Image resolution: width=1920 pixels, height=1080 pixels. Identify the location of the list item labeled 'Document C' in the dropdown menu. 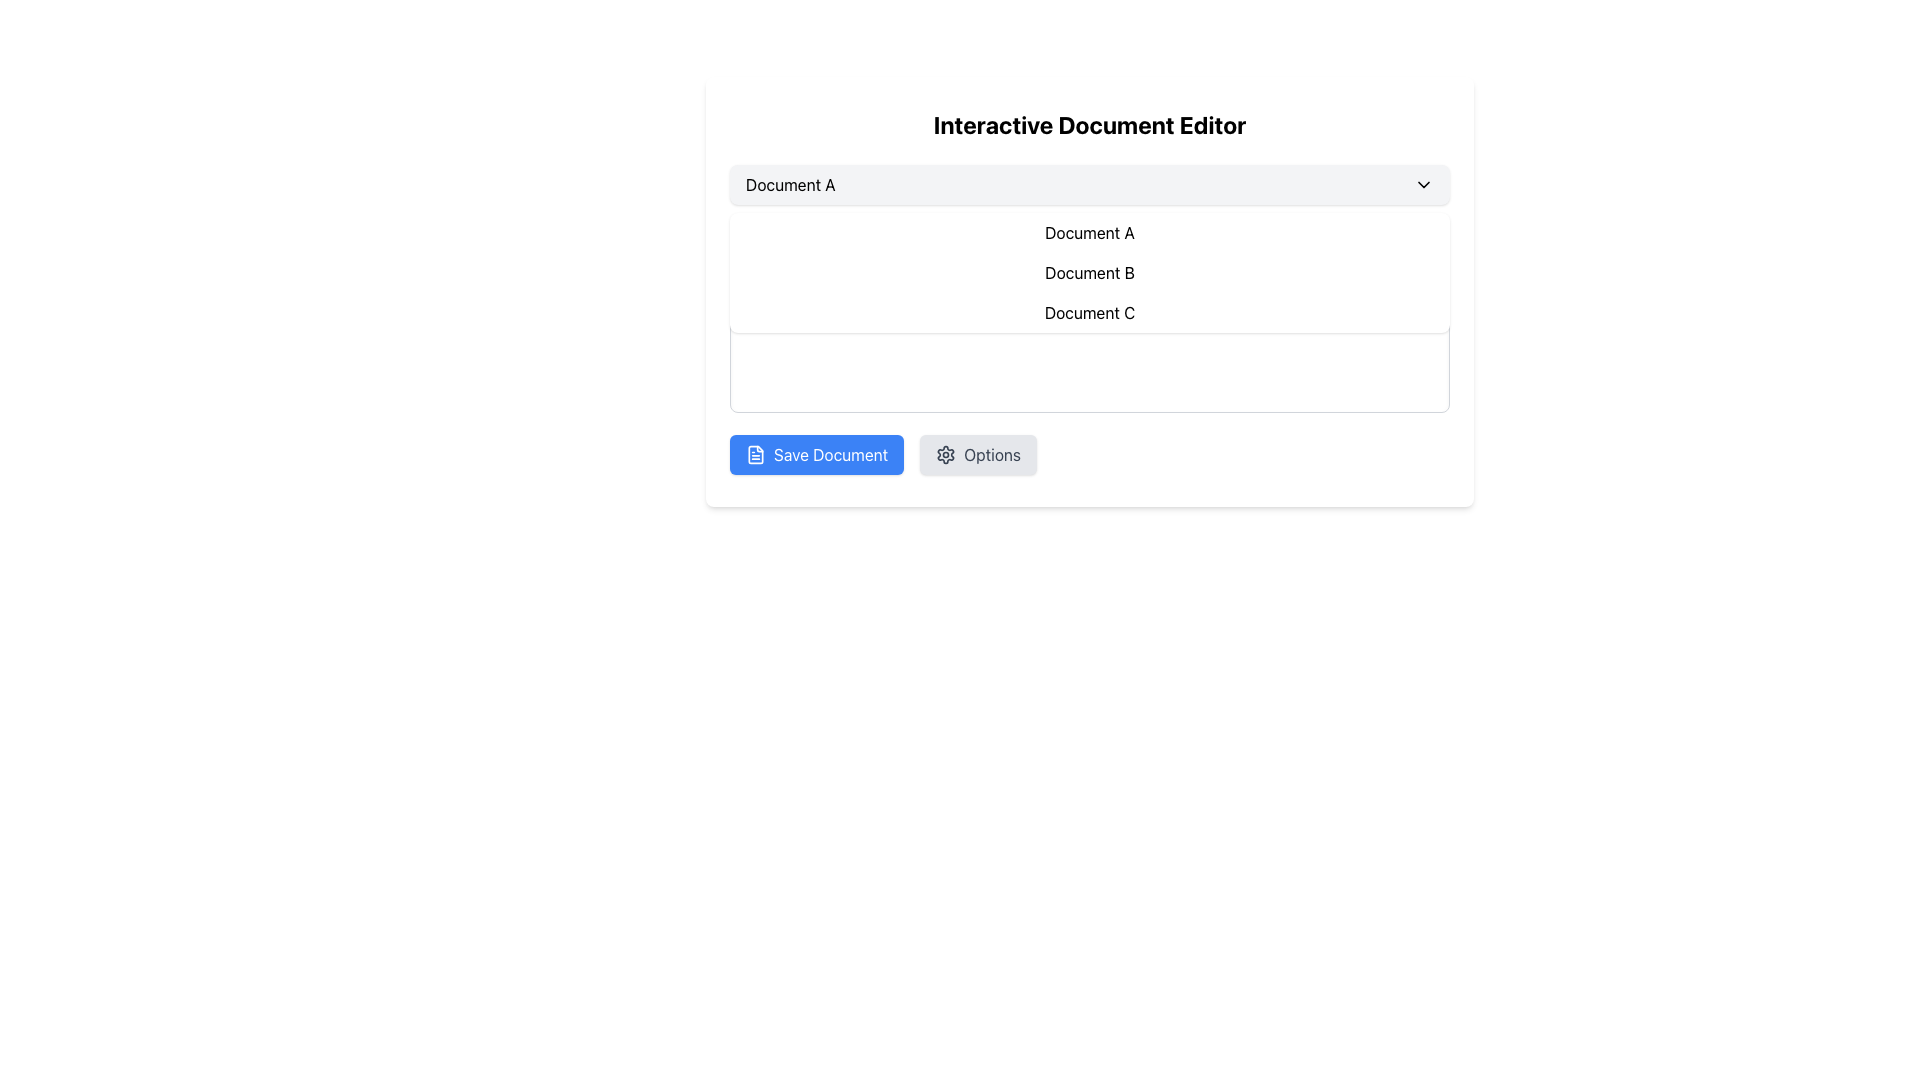
(1088, 312).